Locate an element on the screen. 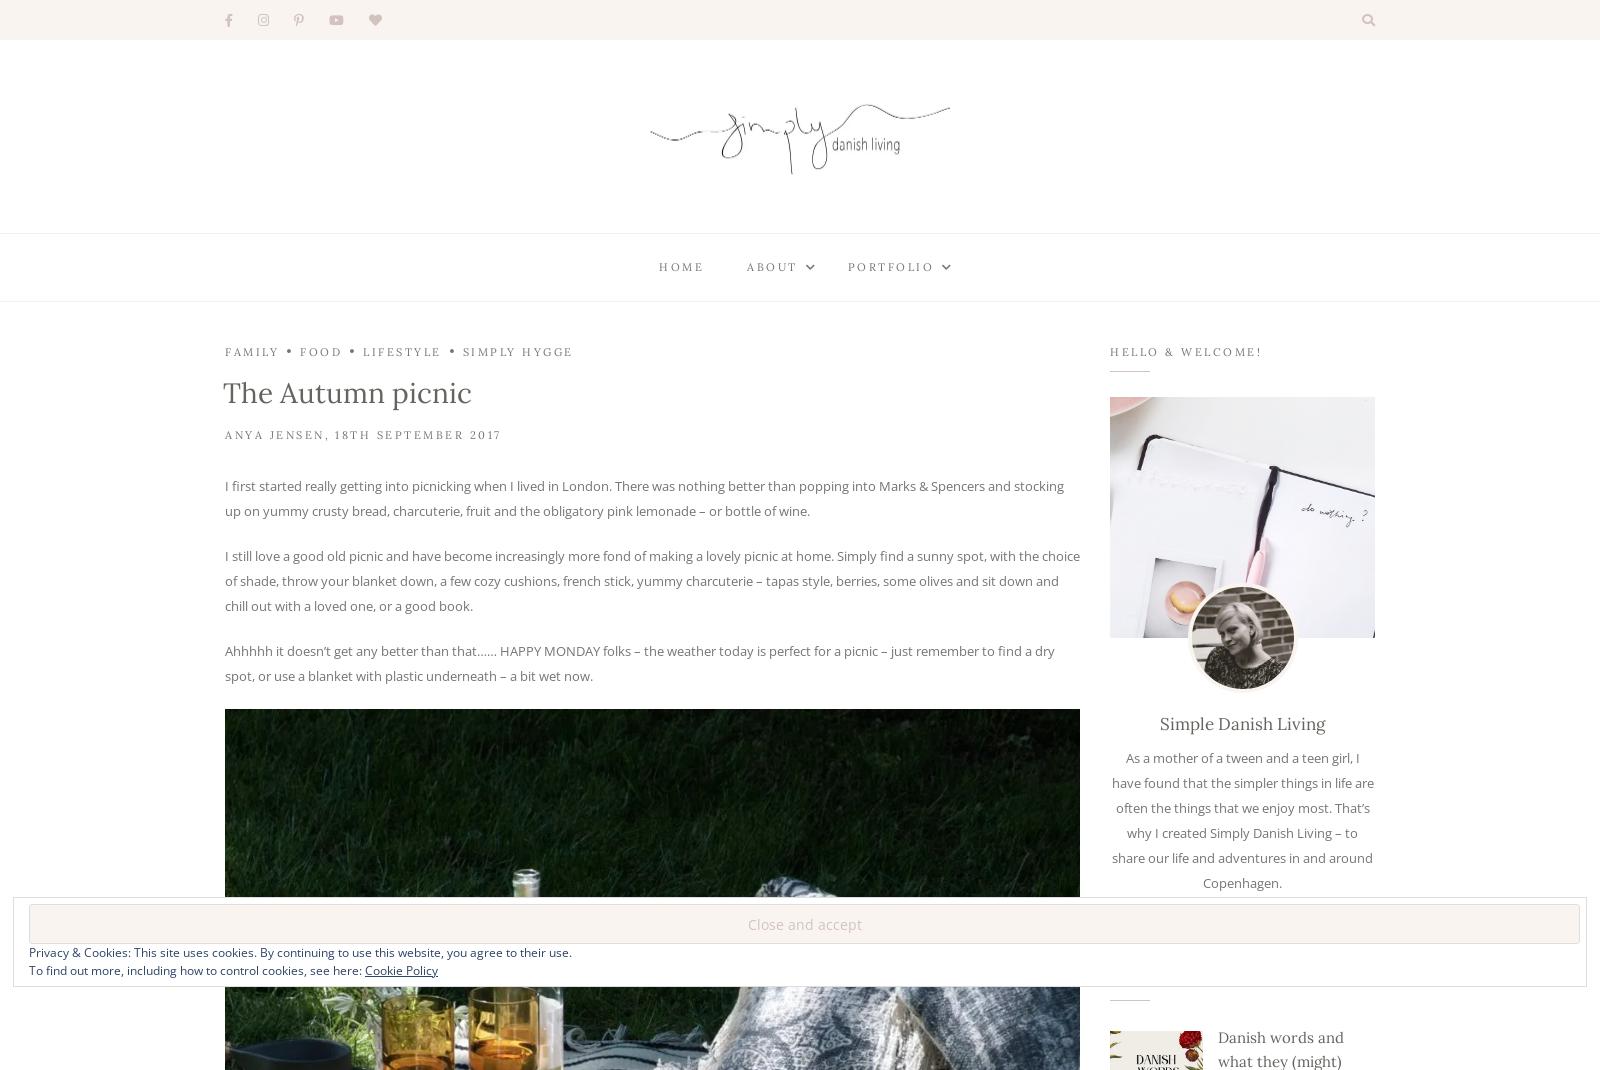 The height and width of the screenshot is (1070, 1600). 'Family' is located at coordinates (252, 352).